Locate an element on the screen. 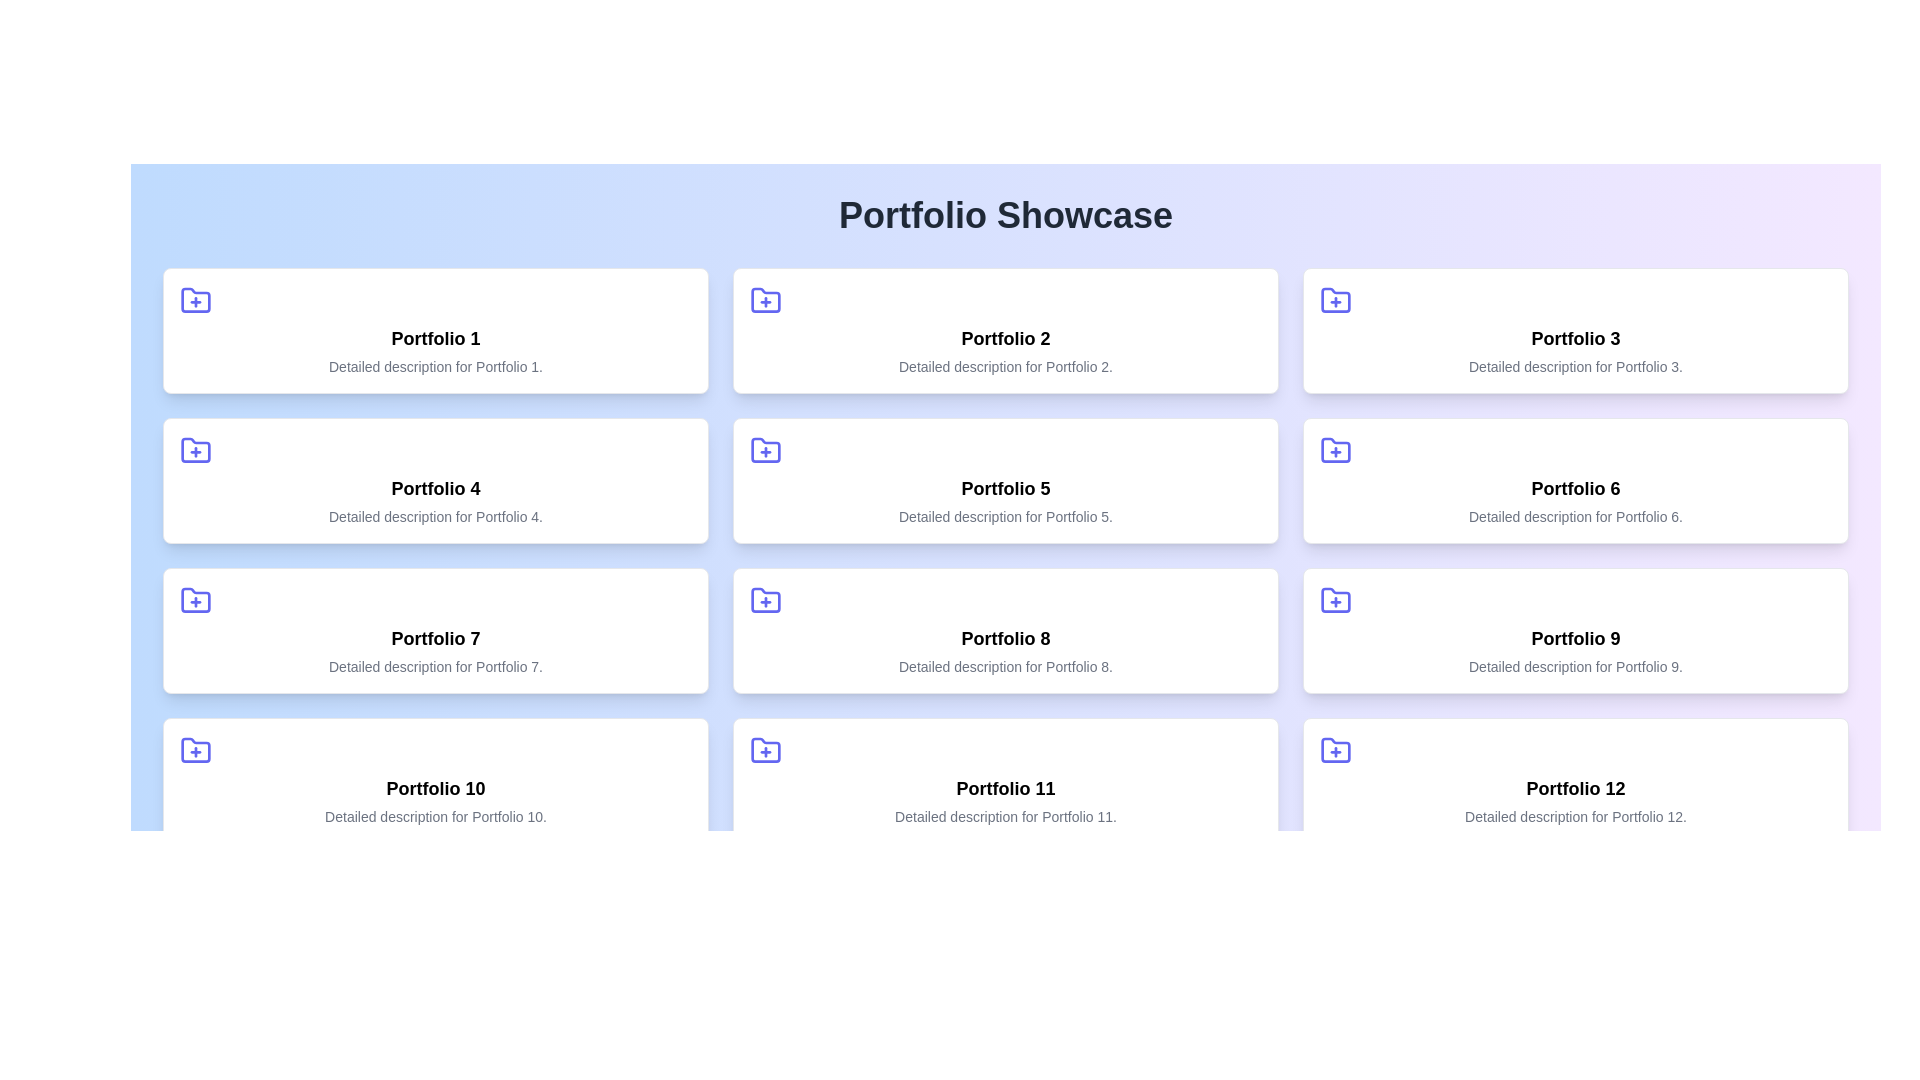 Image resolution: width=1920 pixels, height=1080 pixels. the text display that shows 'Portfolio 2', which is the title text within the card in the second column of the first row in the 'Portfolio Showcase' section is located at coordinates (1006, 338).